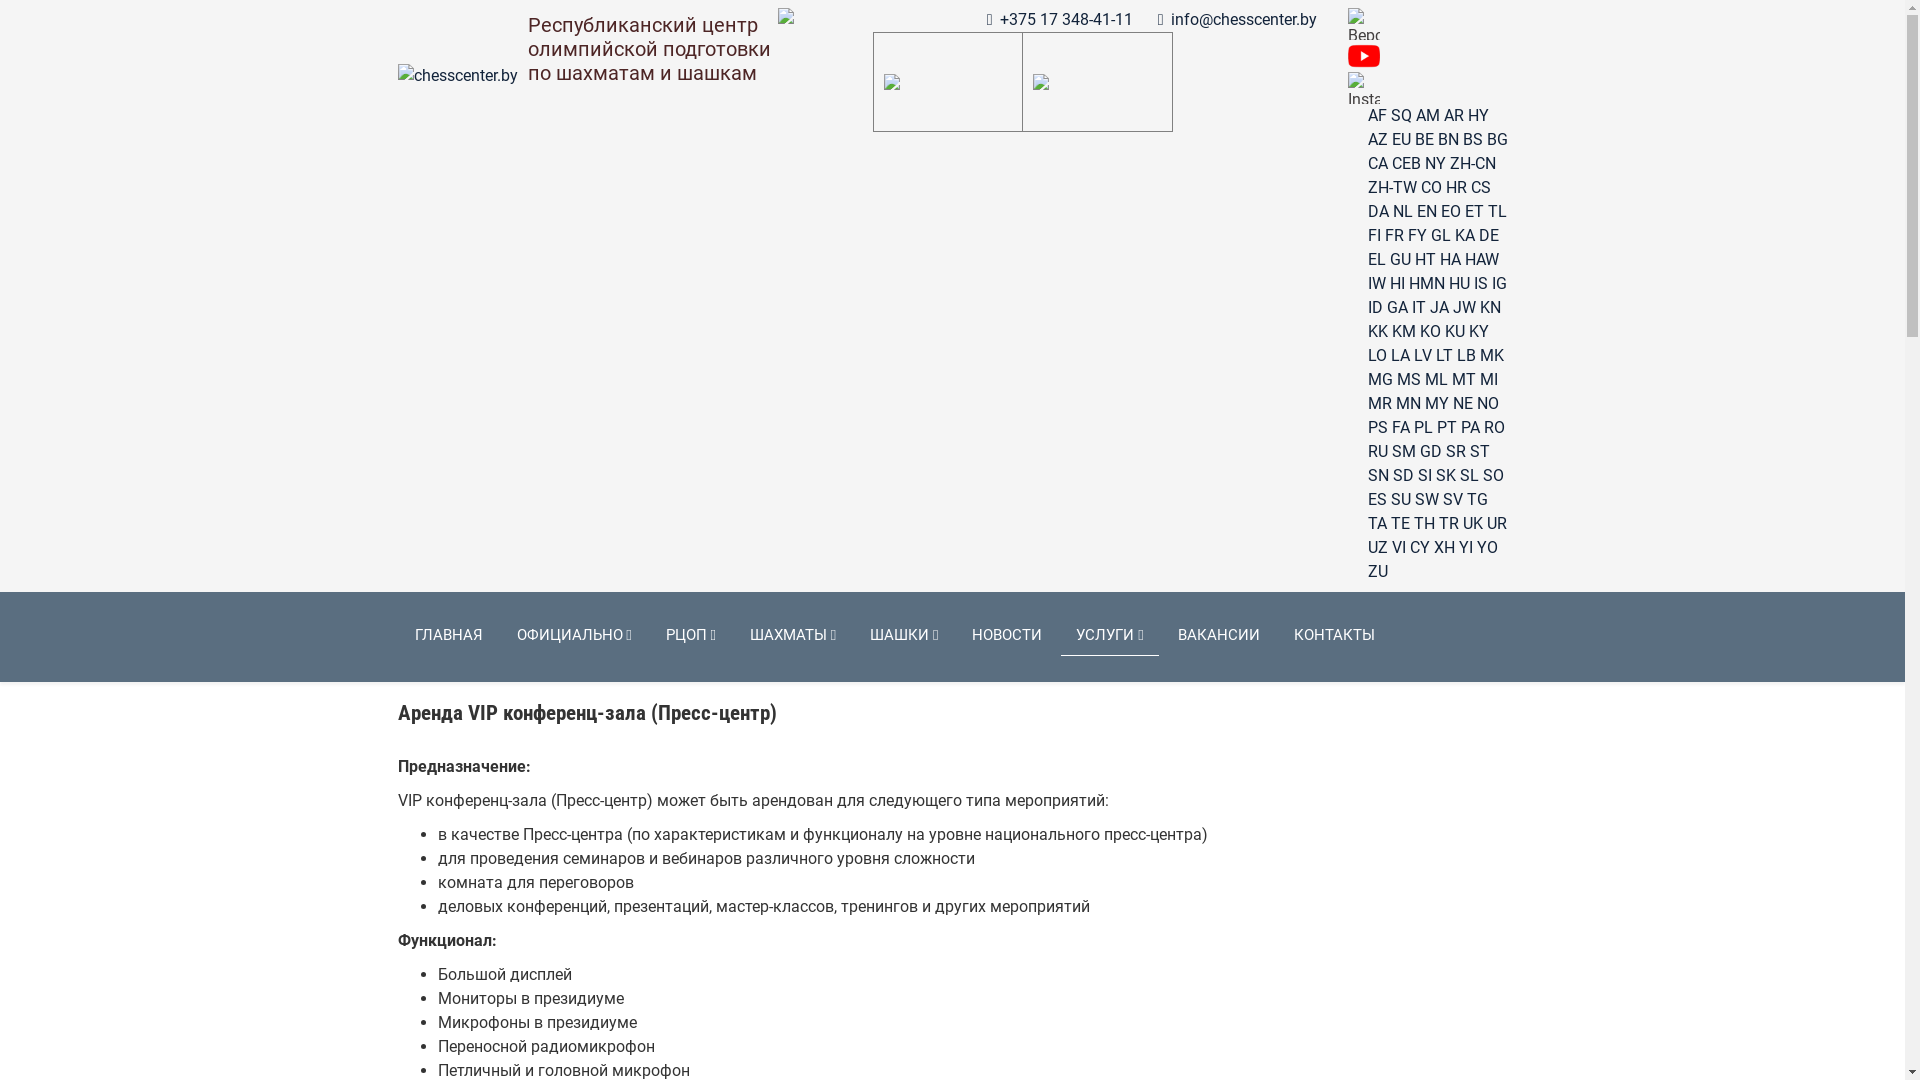 This screenshot has width=1920, height=1080. Describe the element at coordinates (1367, 547) in the screenshot. I see `'UZ'` at that location.